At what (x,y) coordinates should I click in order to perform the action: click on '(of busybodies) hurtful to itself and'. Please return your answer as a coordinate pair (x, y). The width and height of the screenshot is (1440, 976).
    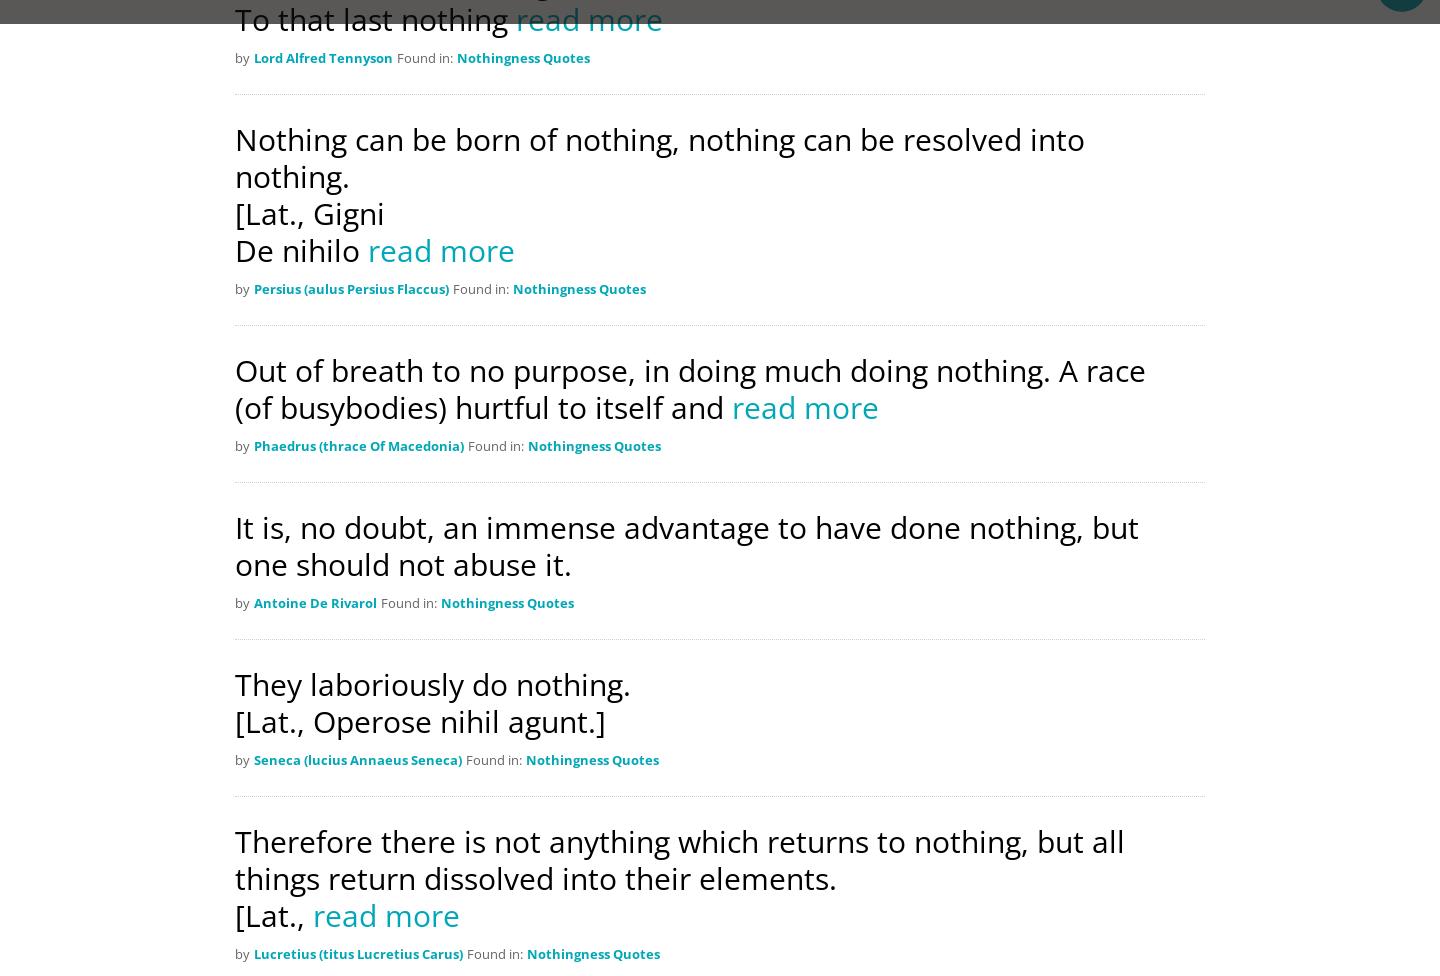
    Looking at the image, I should click on (482, 406).